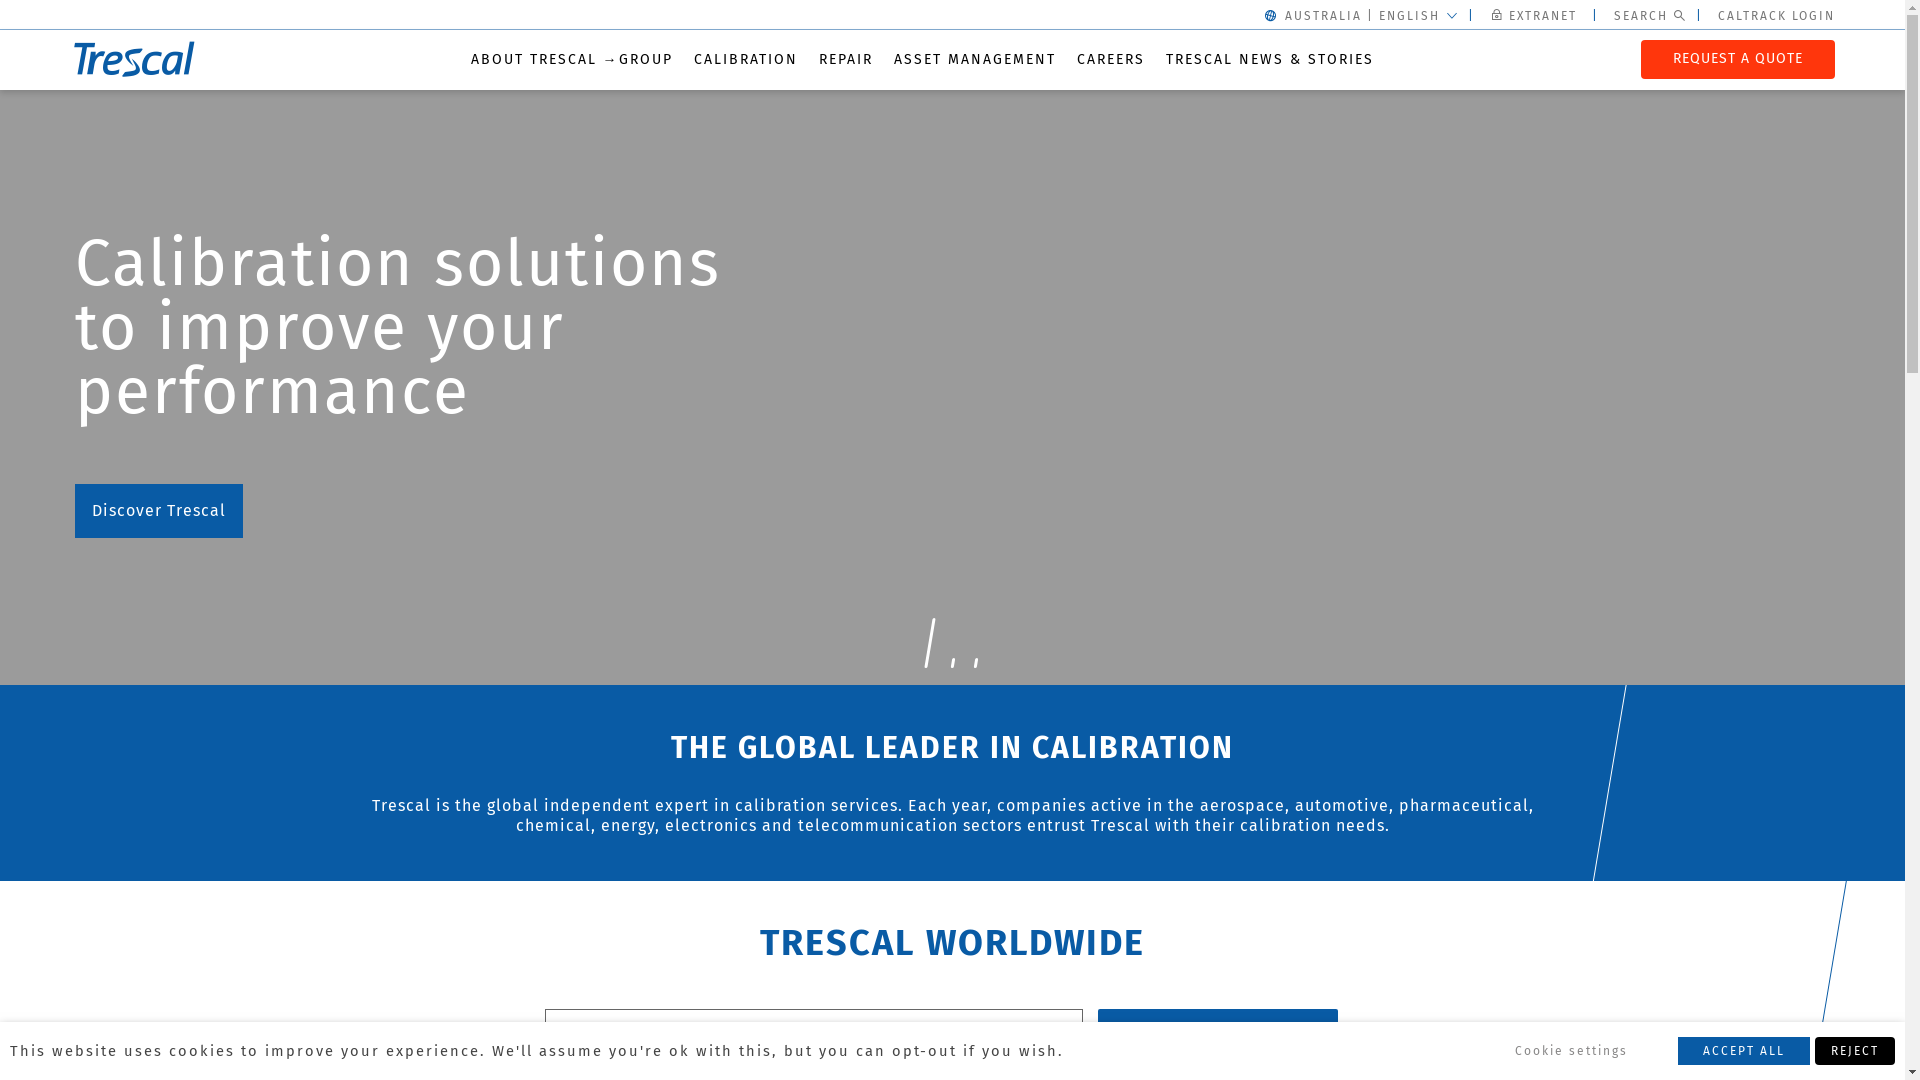 Image resolution: width=1920 pixels, height=1080 pixels. Describe the element at coordinates (744, 58) in the screenshot. I see `'CALIBRATION'` at that location.